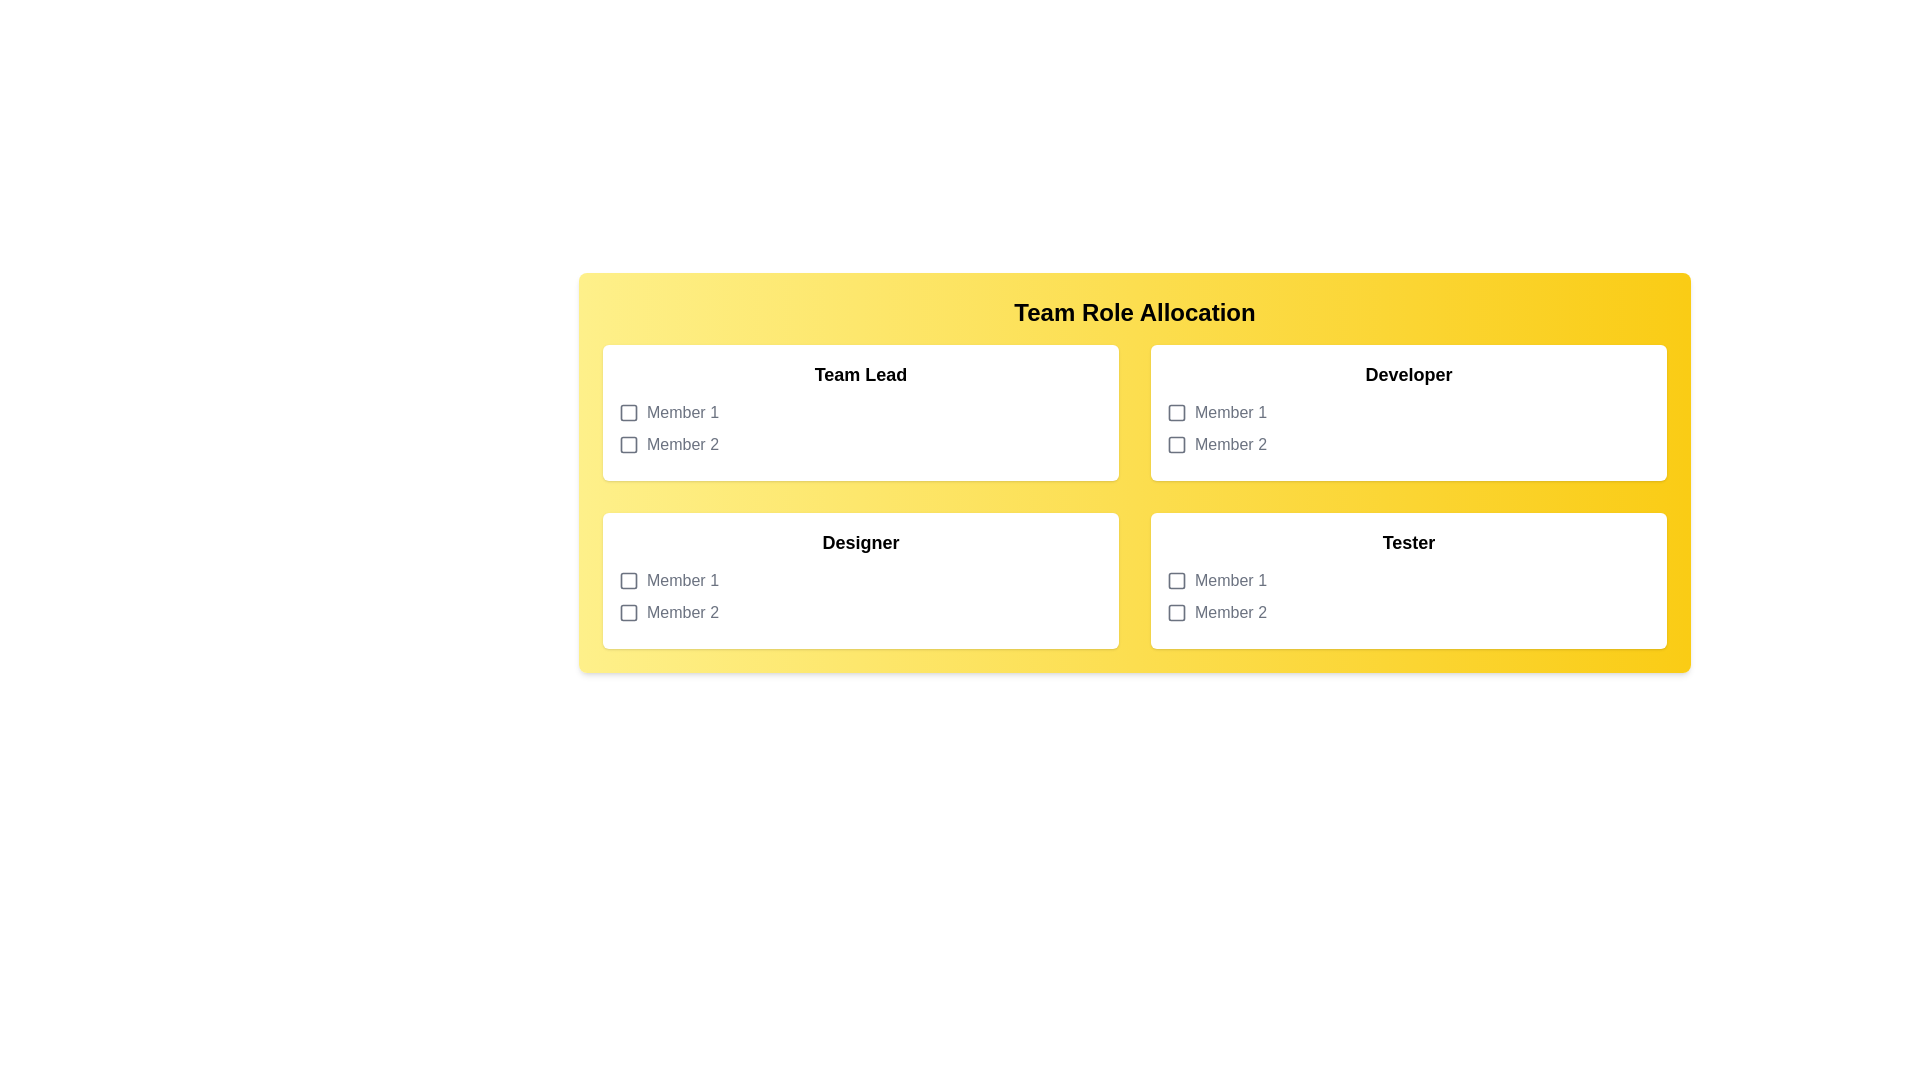  Describe the element at coordinates (627, 443) in the screenshot. I see `the icon next to Team Lead for Member 2 to toggle selection` at that location.